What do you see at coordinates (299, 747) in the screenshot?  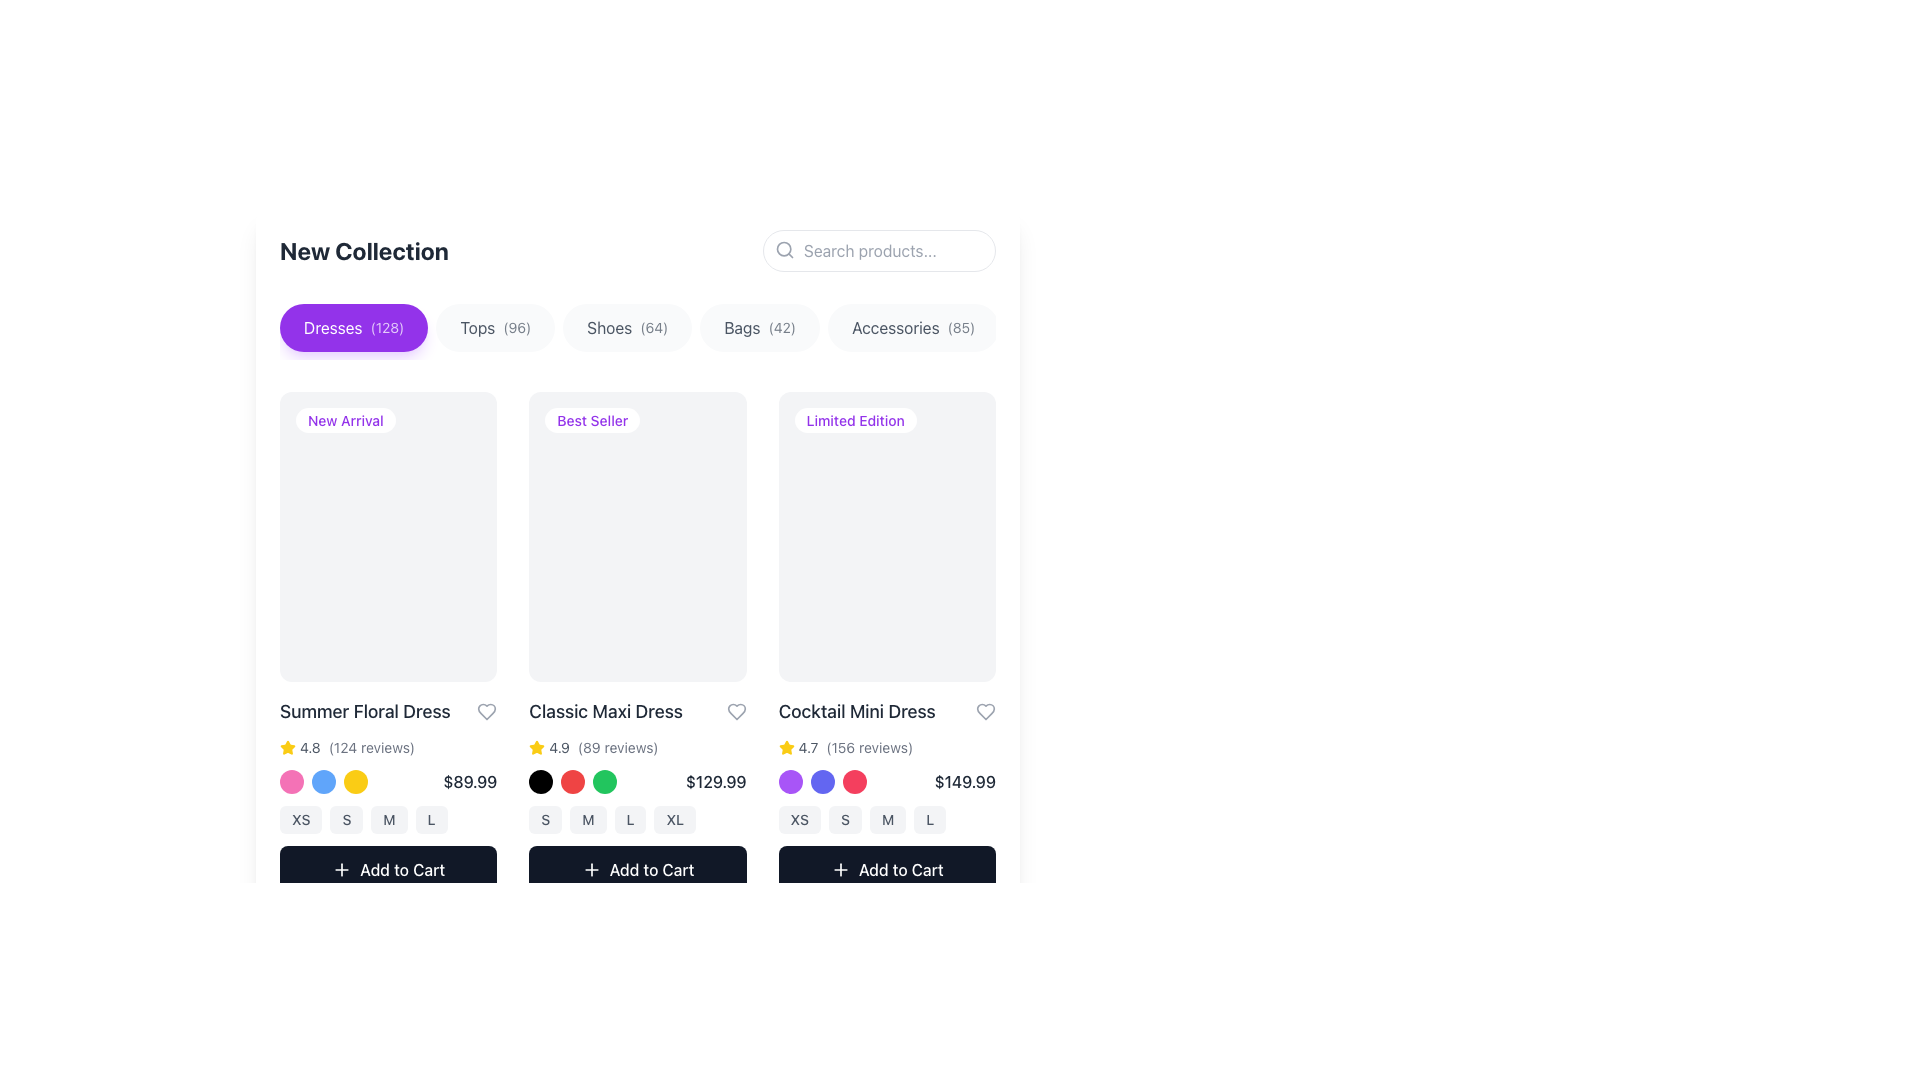 I see `the Rating indicator located at the top-left part of the card for the 'Summer Floral Dress', which represents the average rating of the product` at bounding box center [299, 747].